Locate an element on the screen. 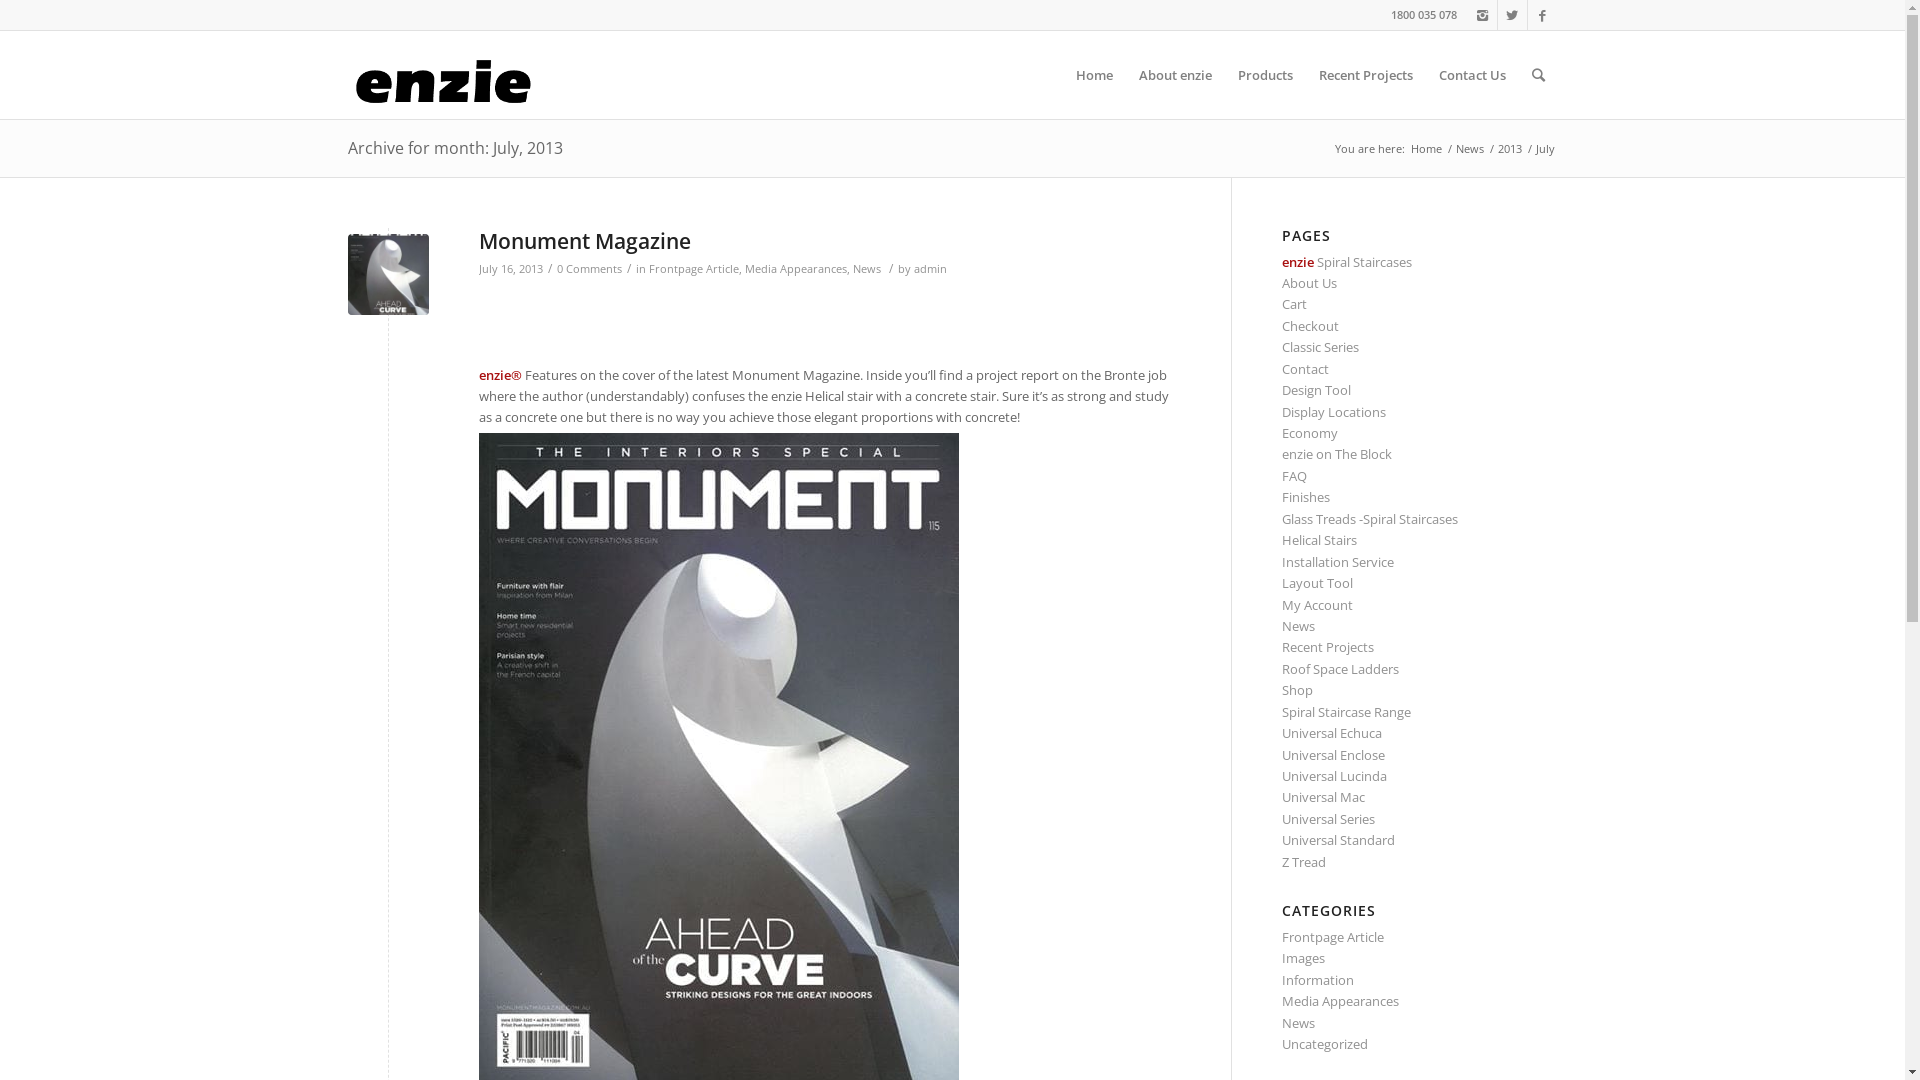 The width and height of the screenshot is (1920, 1080). 'Classic Series' is located at coordinates (1320, 346).